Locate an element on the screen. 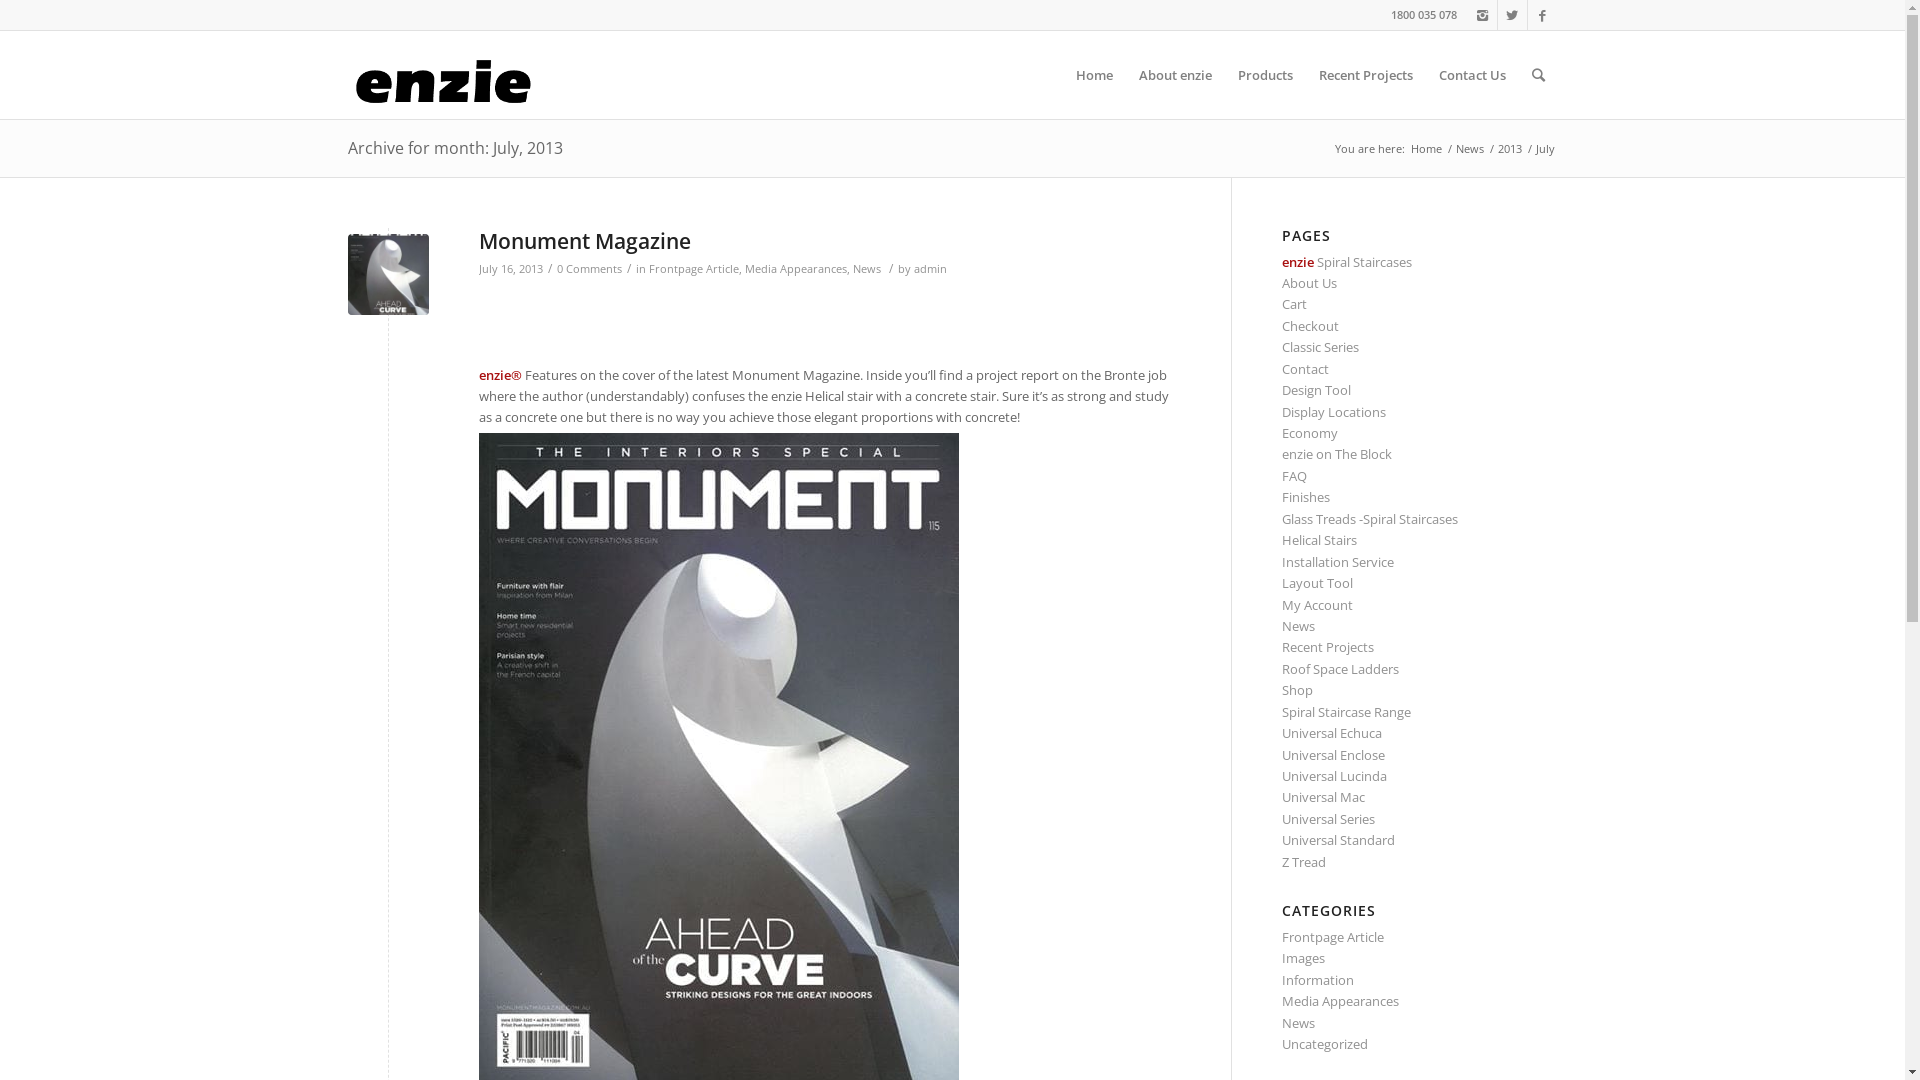 The width and height of the screenshot is (1920, 1080). 'Classic Series' is located at coordinates (1320, 346).